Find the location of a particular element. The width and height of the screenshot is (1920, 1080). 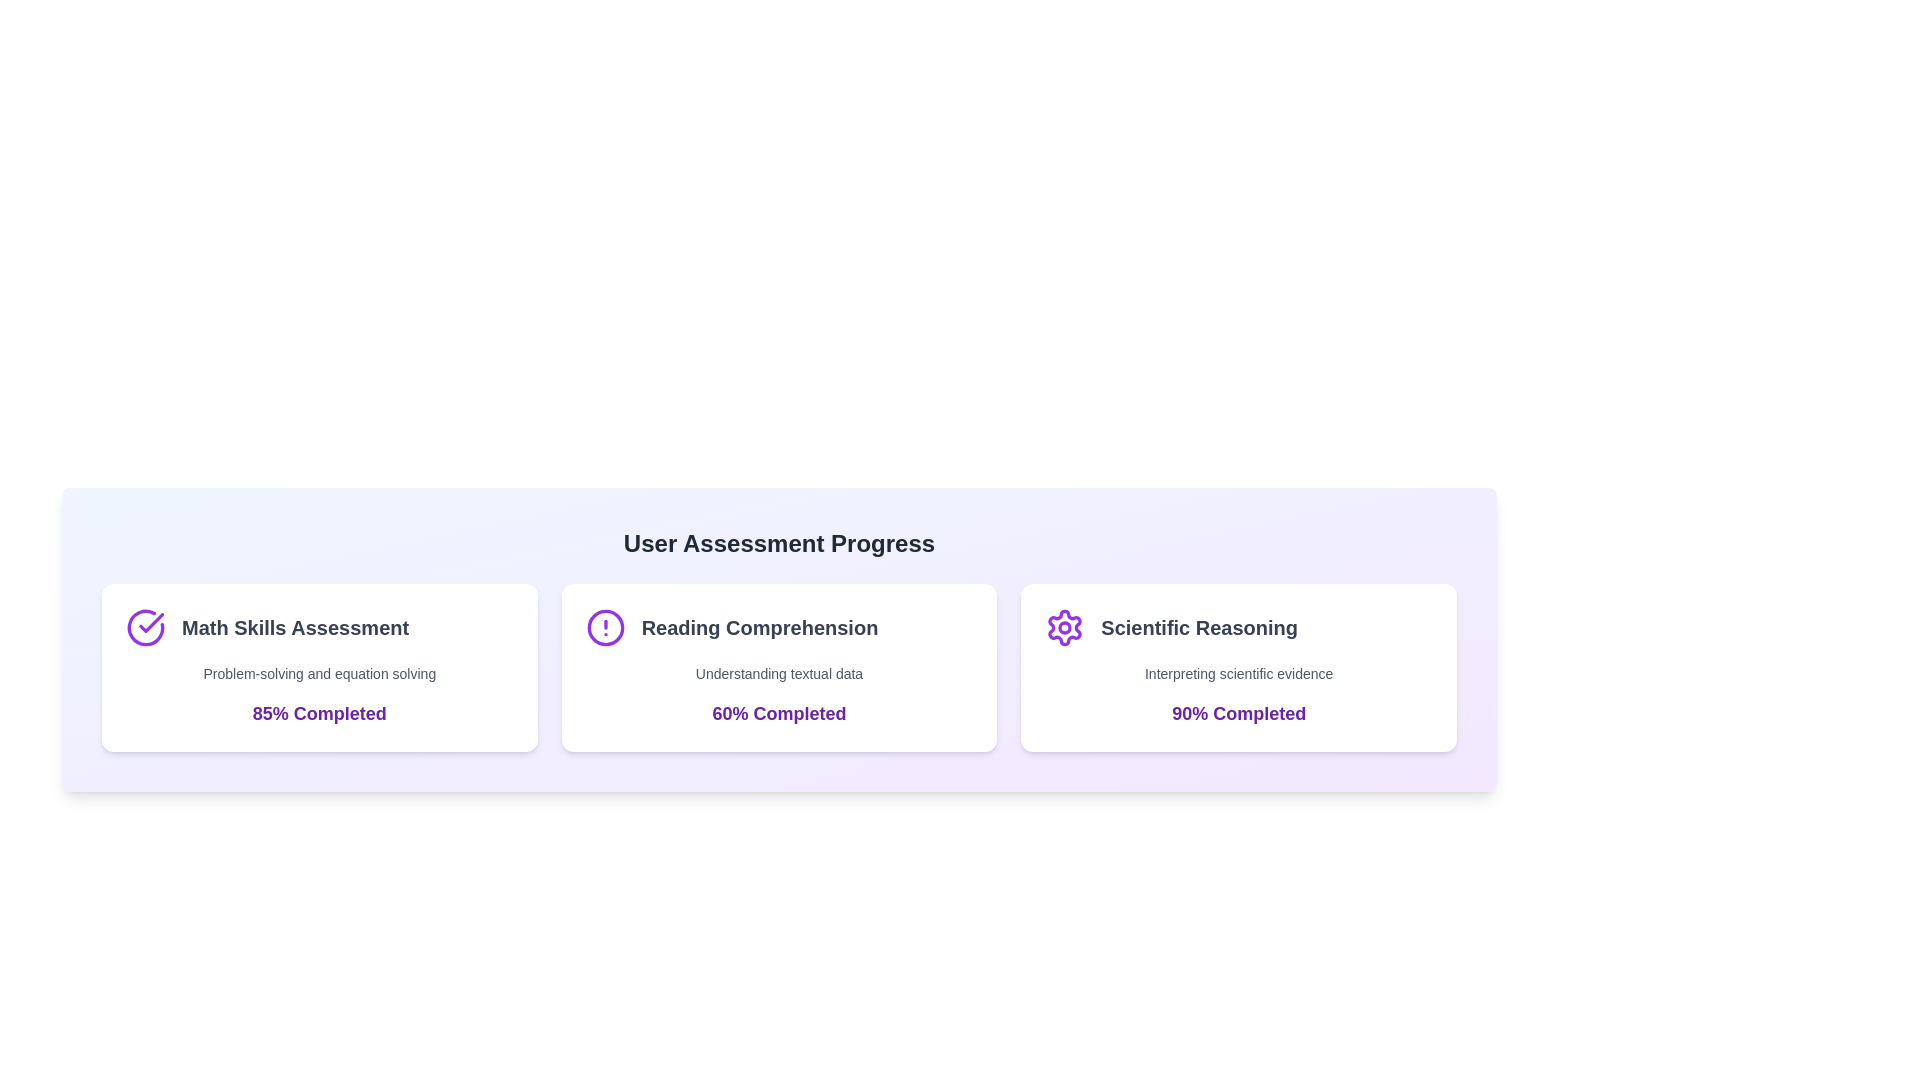

the 'Scientific Reasoning' text label with accompanying icon, which features bold dark gray text and a purple settings-like icon on the left, located at the top of a card in the third column of the grid layout is located at coordinates (1238, 627).